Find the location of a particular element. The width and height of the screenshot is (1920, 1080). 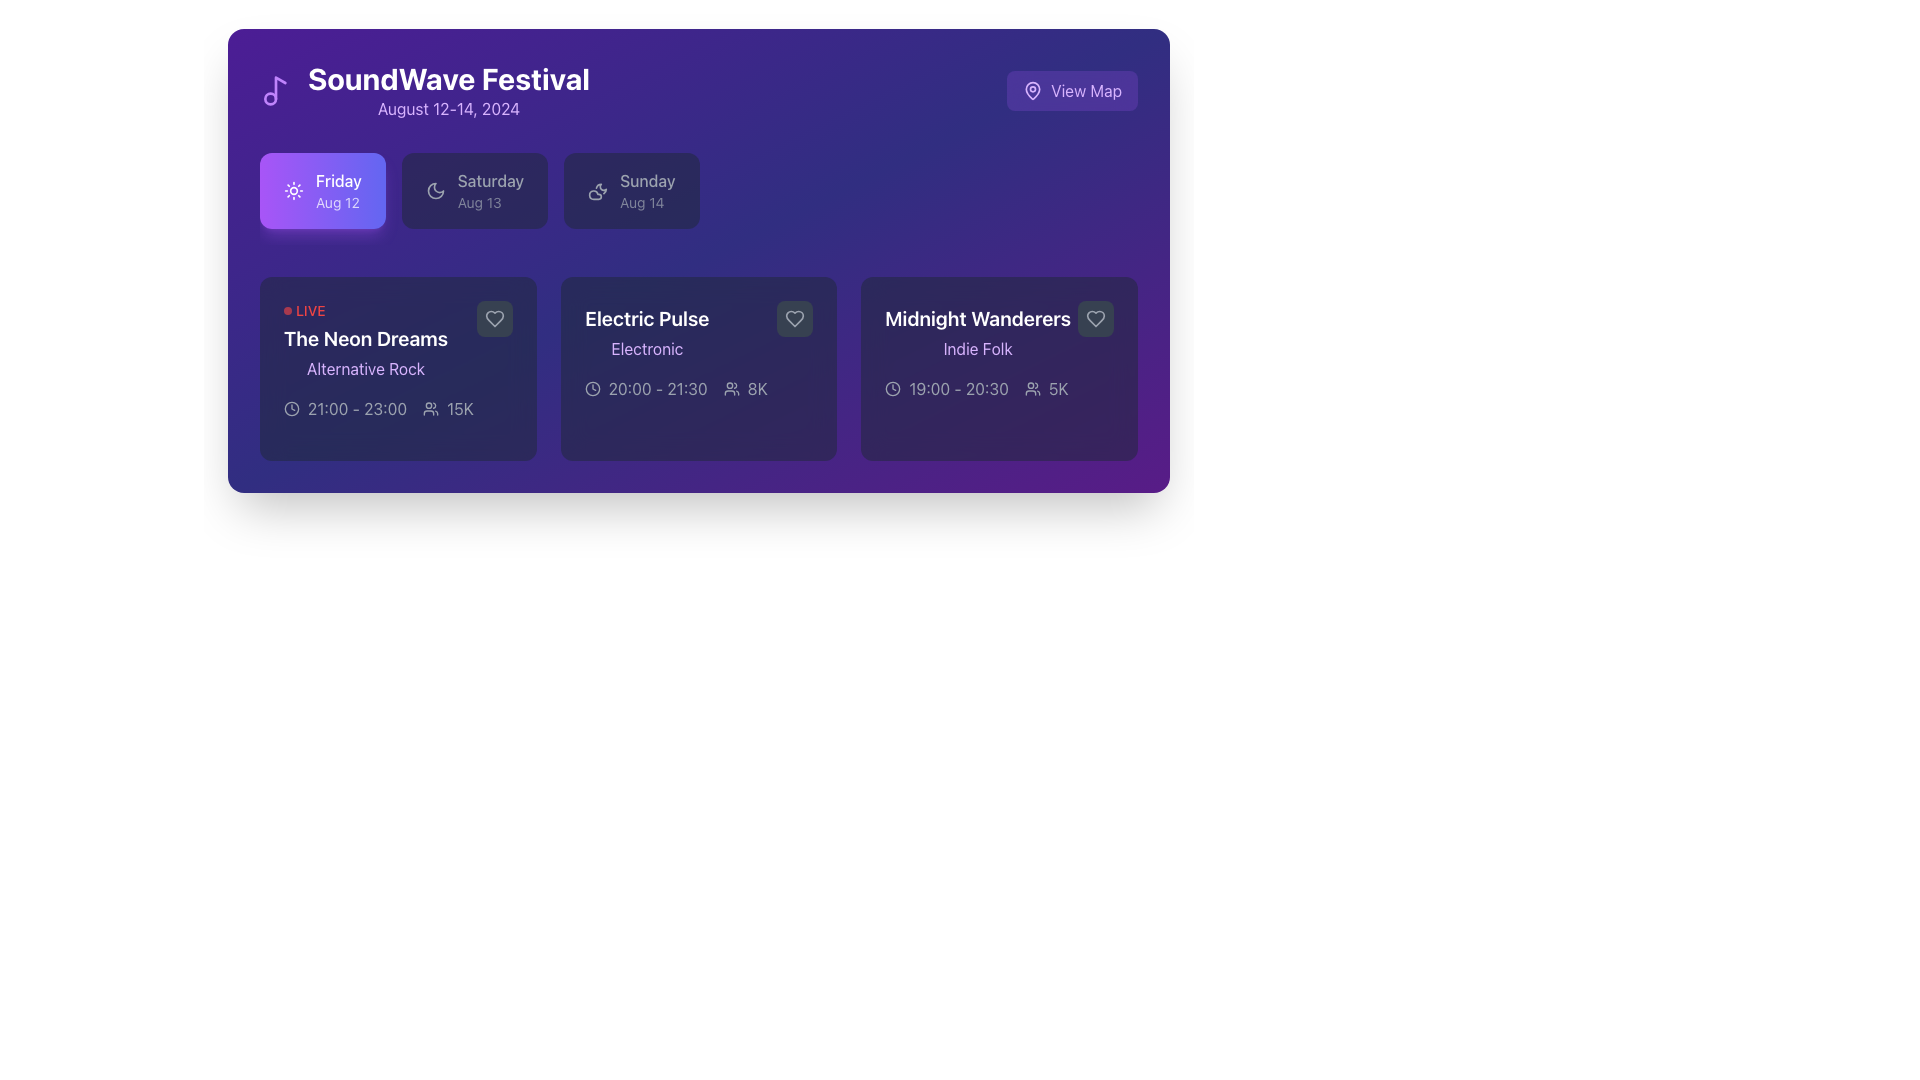

the heart icon in the top-right of the first event card labeled 'The Neon Dreams Alternative Rock' is located at coordinates (494, 318).